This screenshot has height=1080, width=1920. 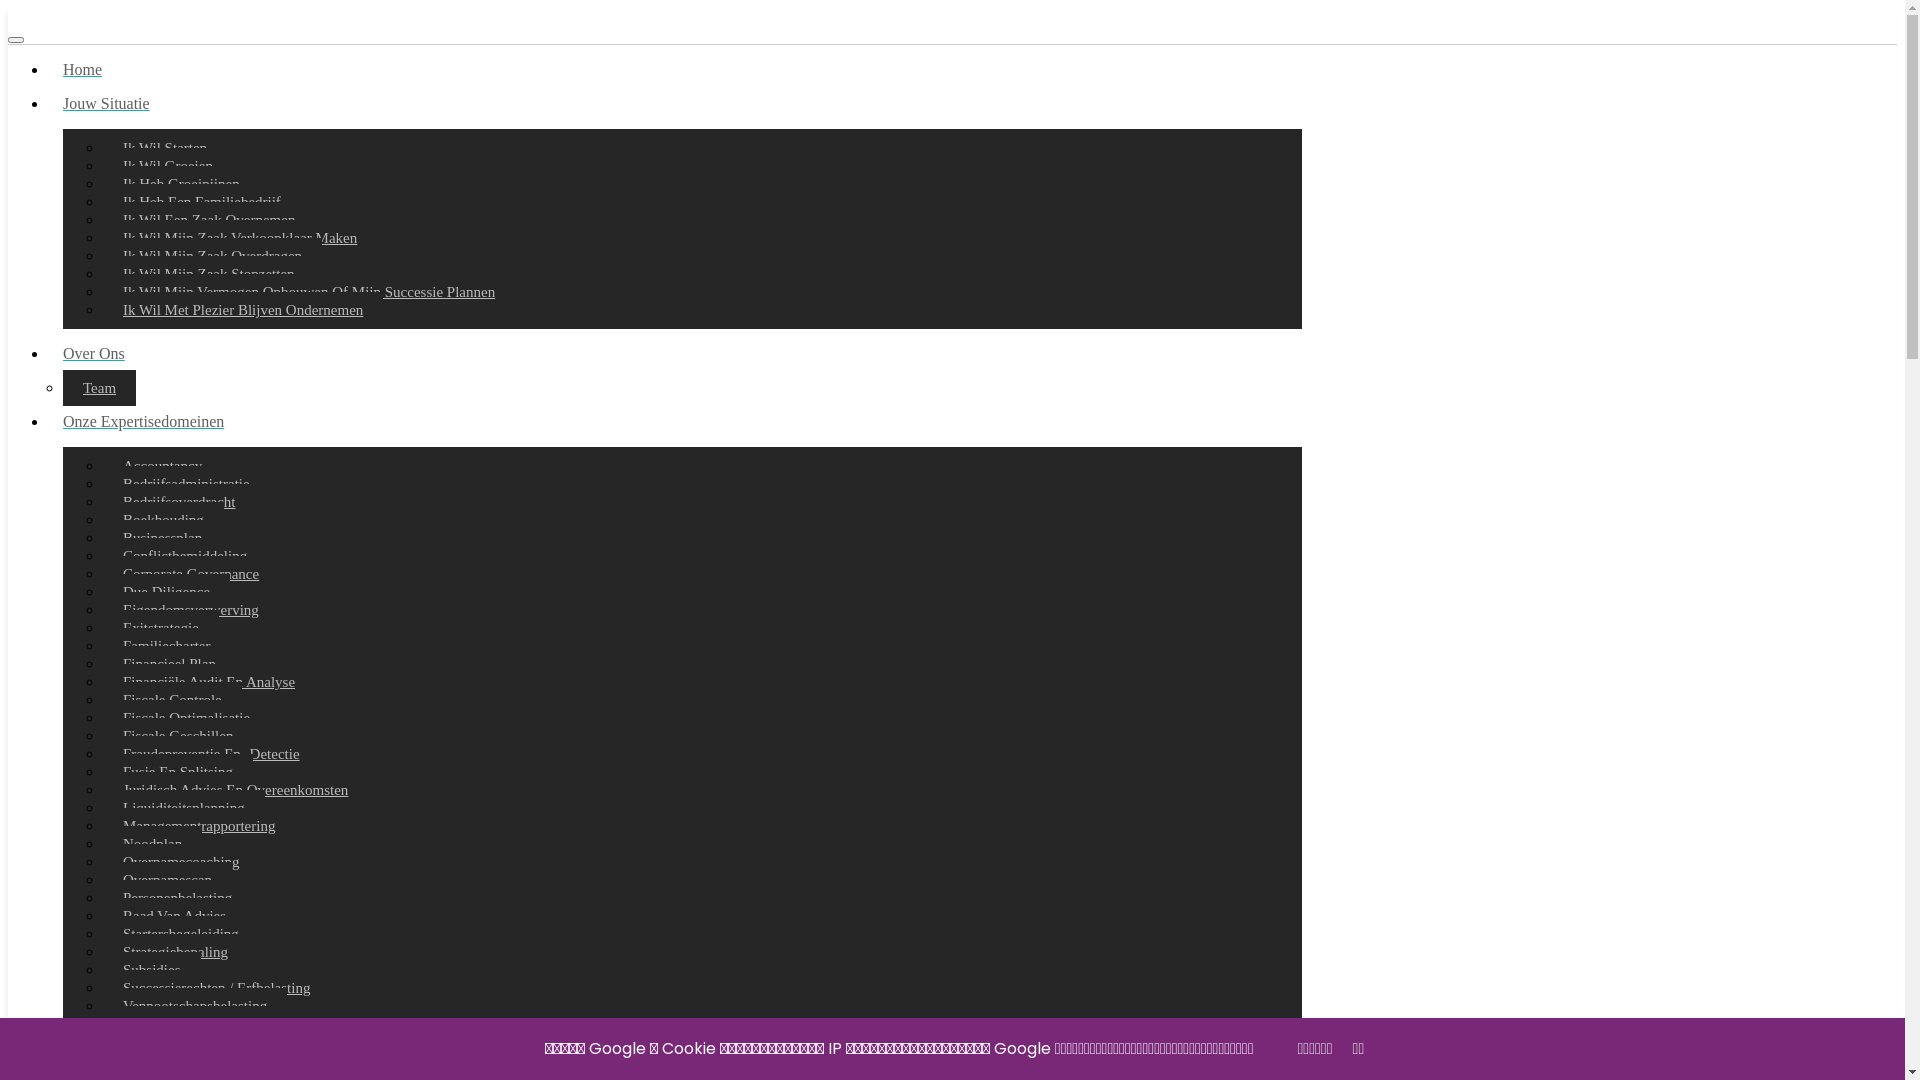 What do you see at coordinates (169, 663) in the screenshot?
I see `'Financieel Plan'` at bounding box center [169, 663].